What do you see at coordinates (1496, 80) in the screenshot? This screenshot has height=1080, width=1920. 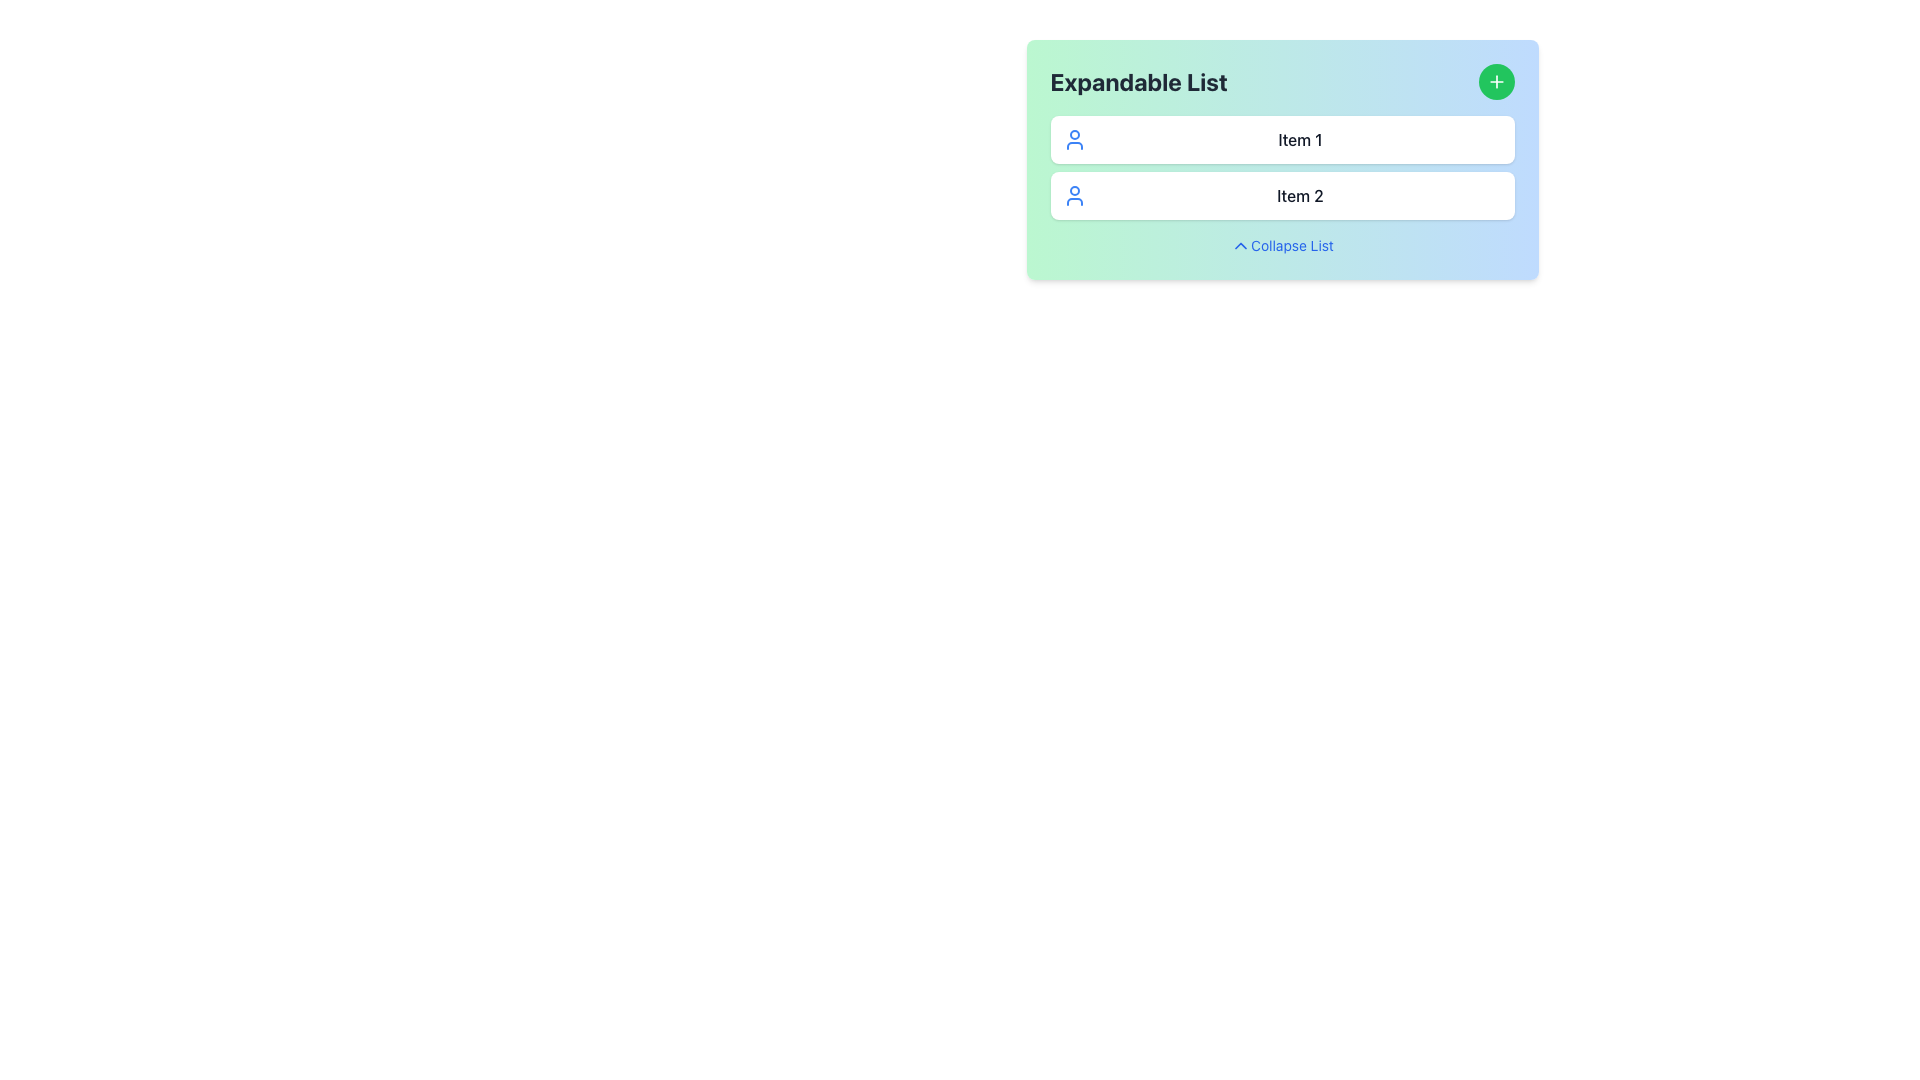 I see `the green circular button with a plus icon located in the top-right corner of the 'Expandable List' card` at bounding box center [1496, 80].